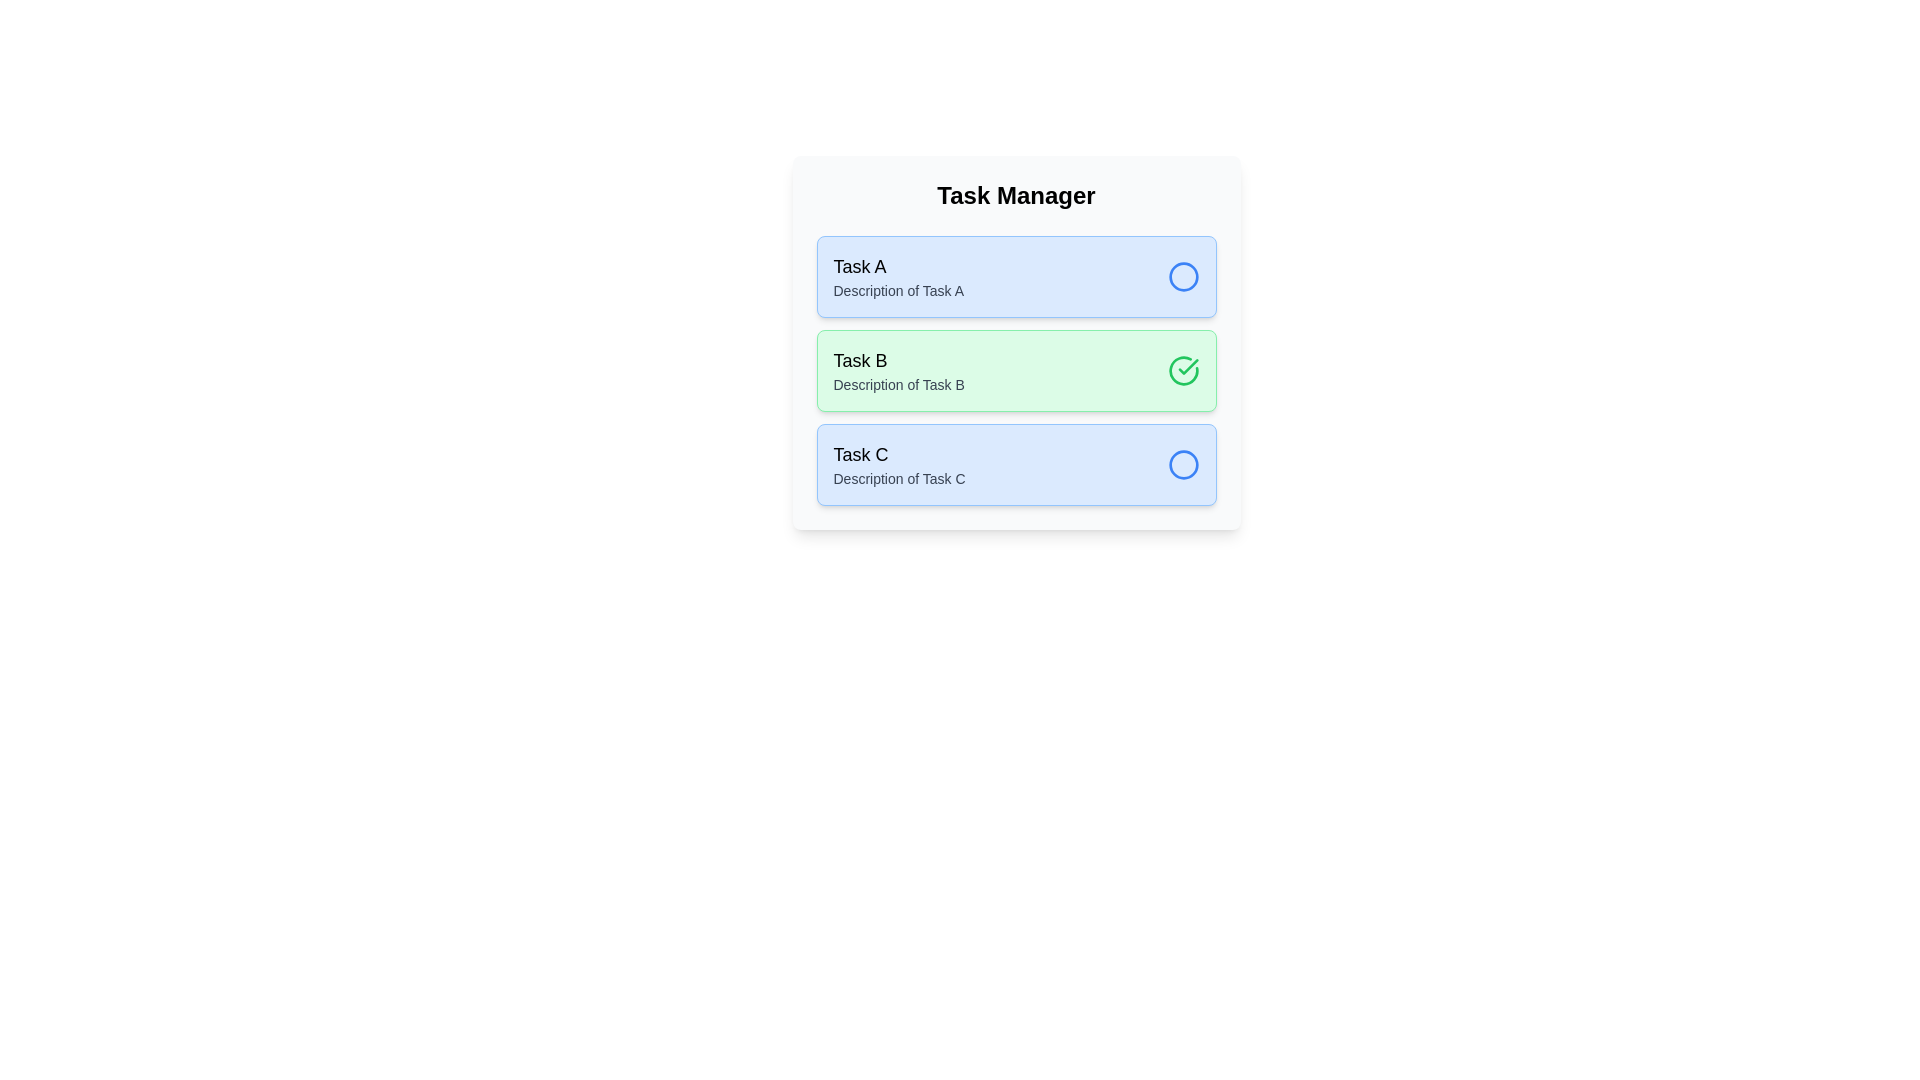 This screenshot has height=1080, width=1920. I want to click on the 'Task C' card component, so click(1016, 465).